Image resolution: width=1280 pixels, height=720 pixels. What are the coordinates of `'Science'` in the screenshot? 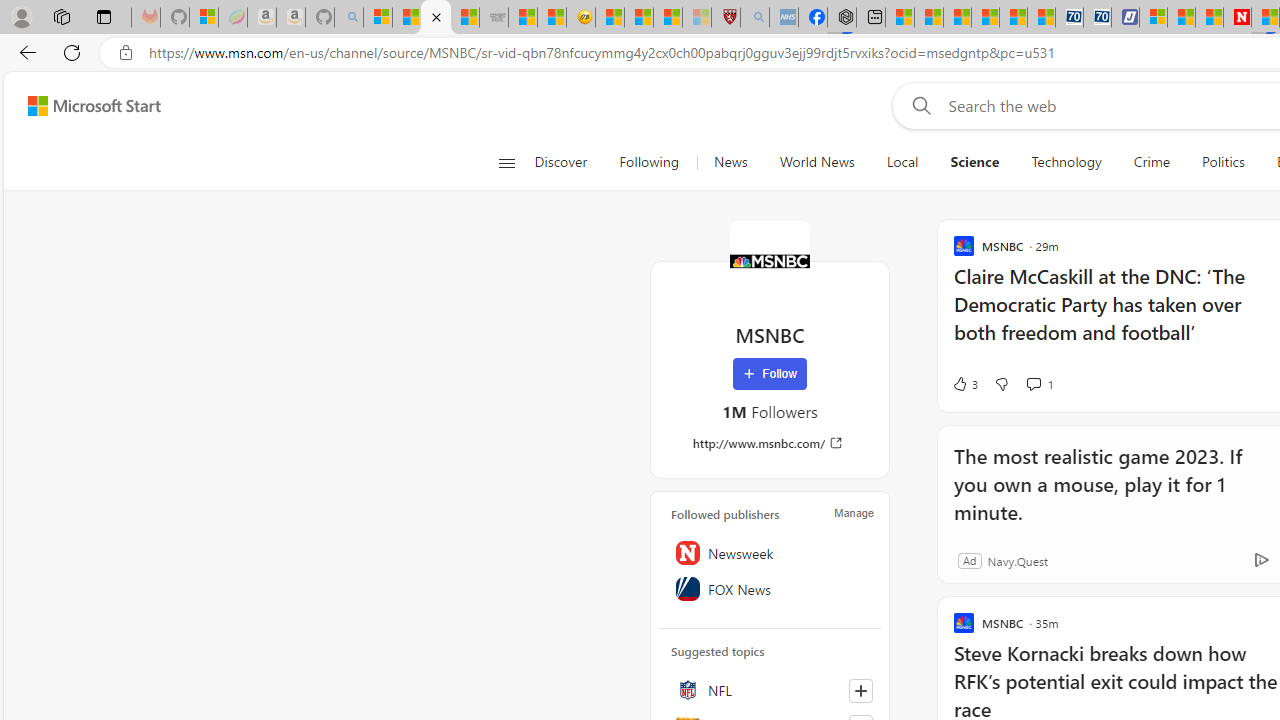 It's located at (974, 162).